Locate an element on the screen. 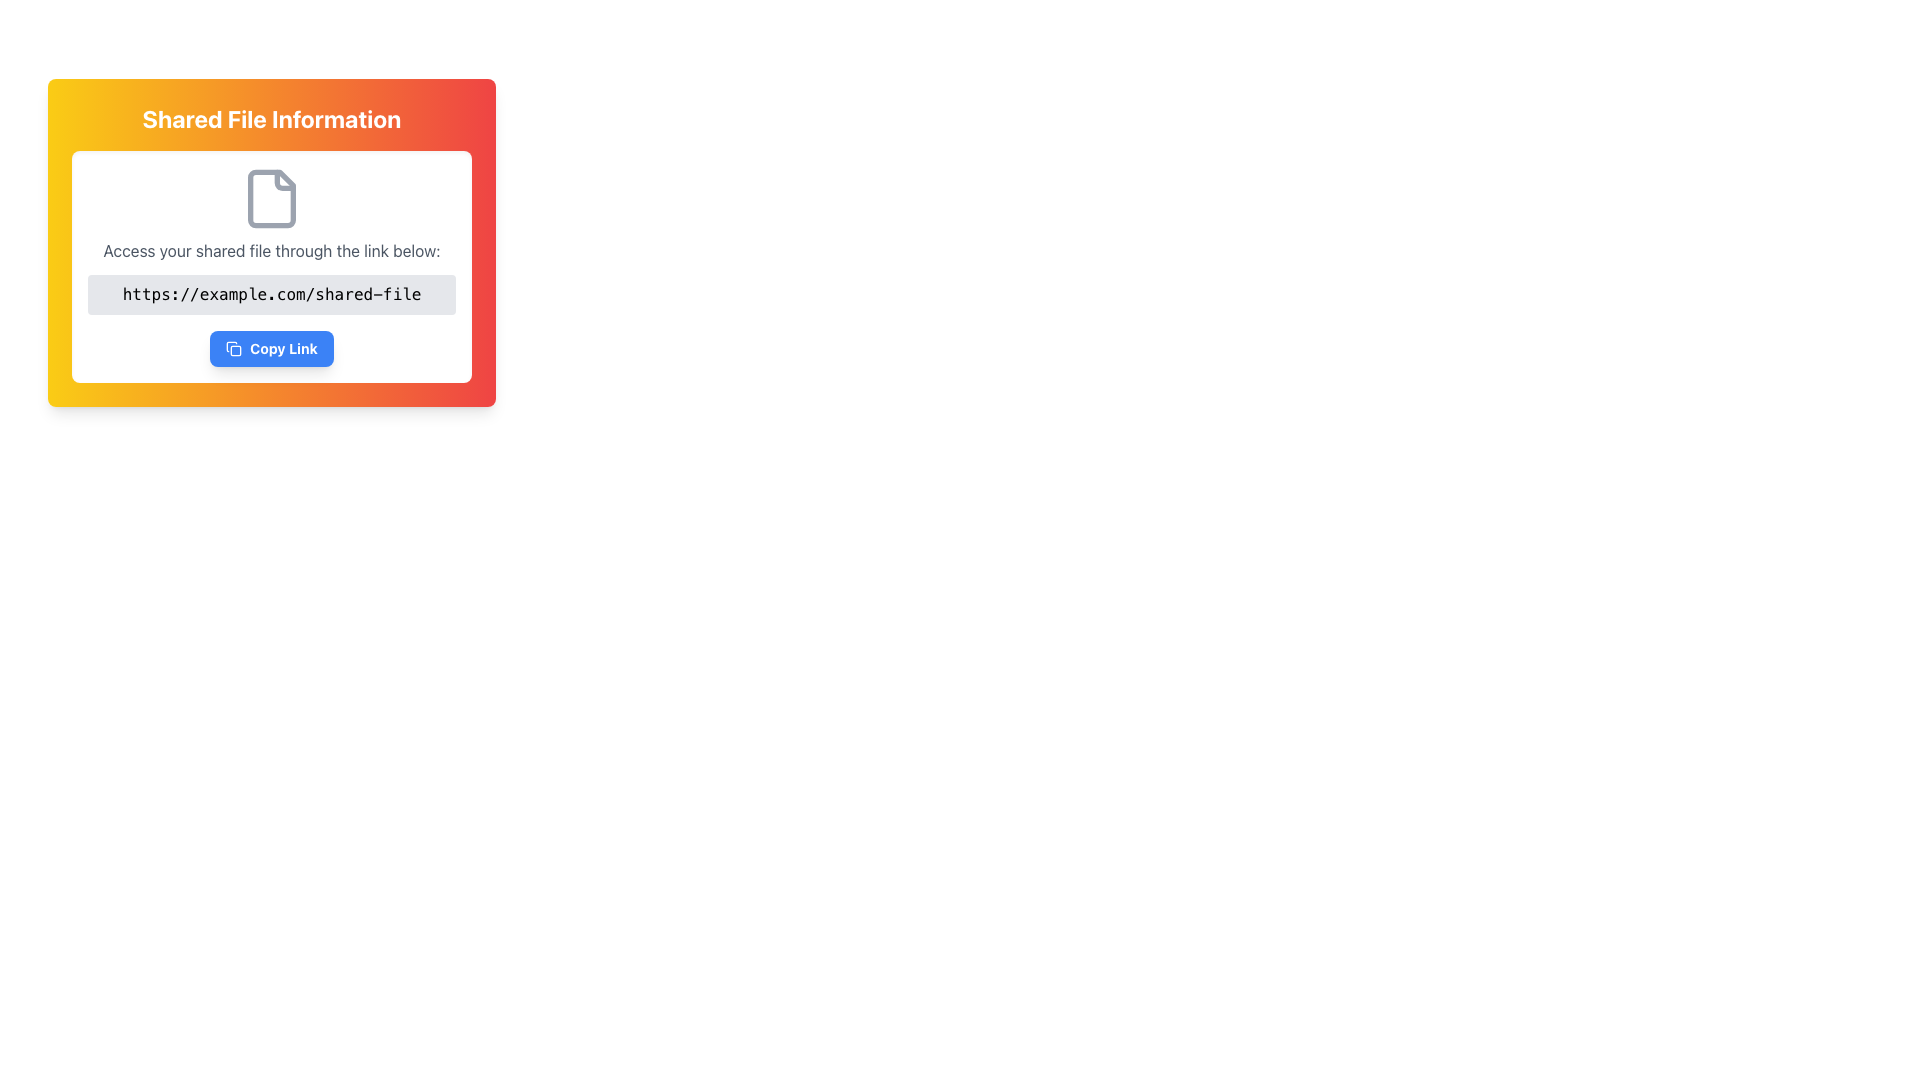 This screenshot has width=1920, height=1080. the file icon located at the top center of the 'Shared File Information' card, which is represented by a light gray, simplistic design is located at coordinates (271, 199).